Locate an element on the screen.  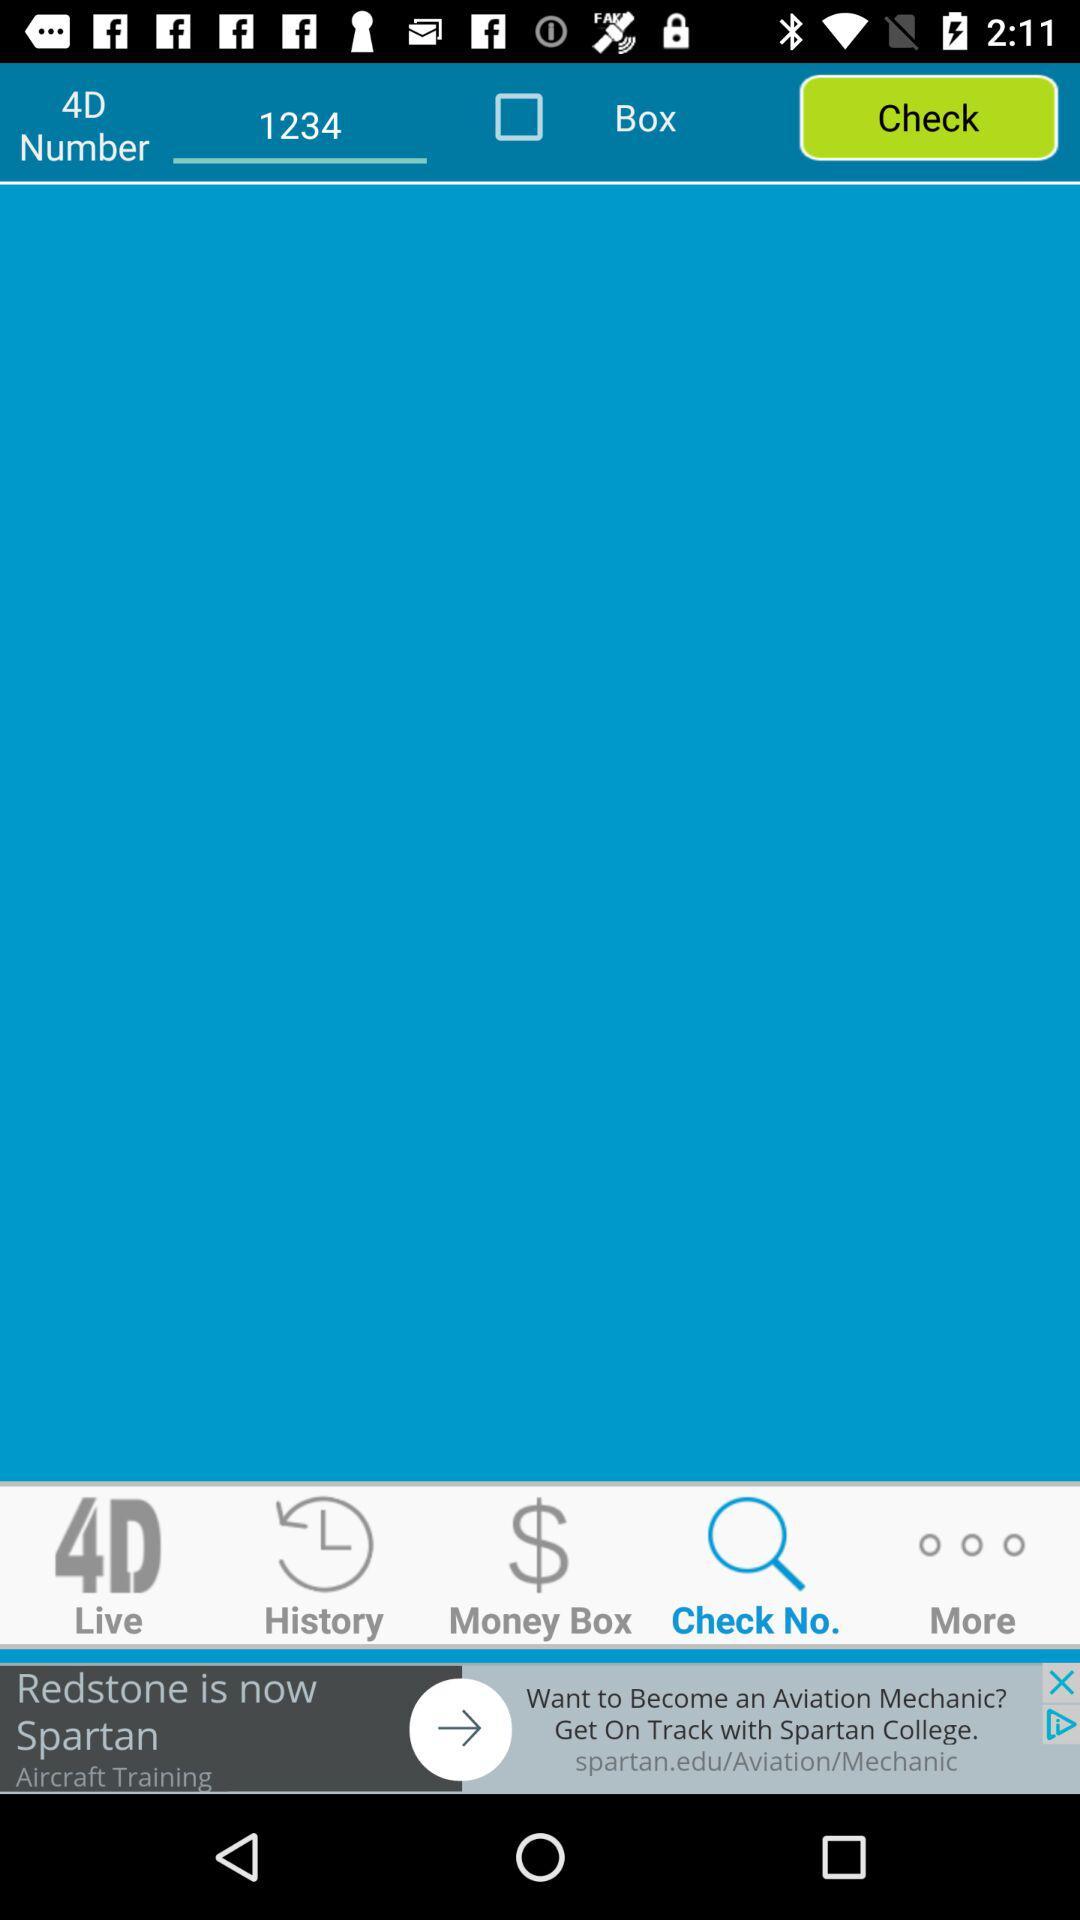
history at the bottom is located at coordinates (323, 1564).